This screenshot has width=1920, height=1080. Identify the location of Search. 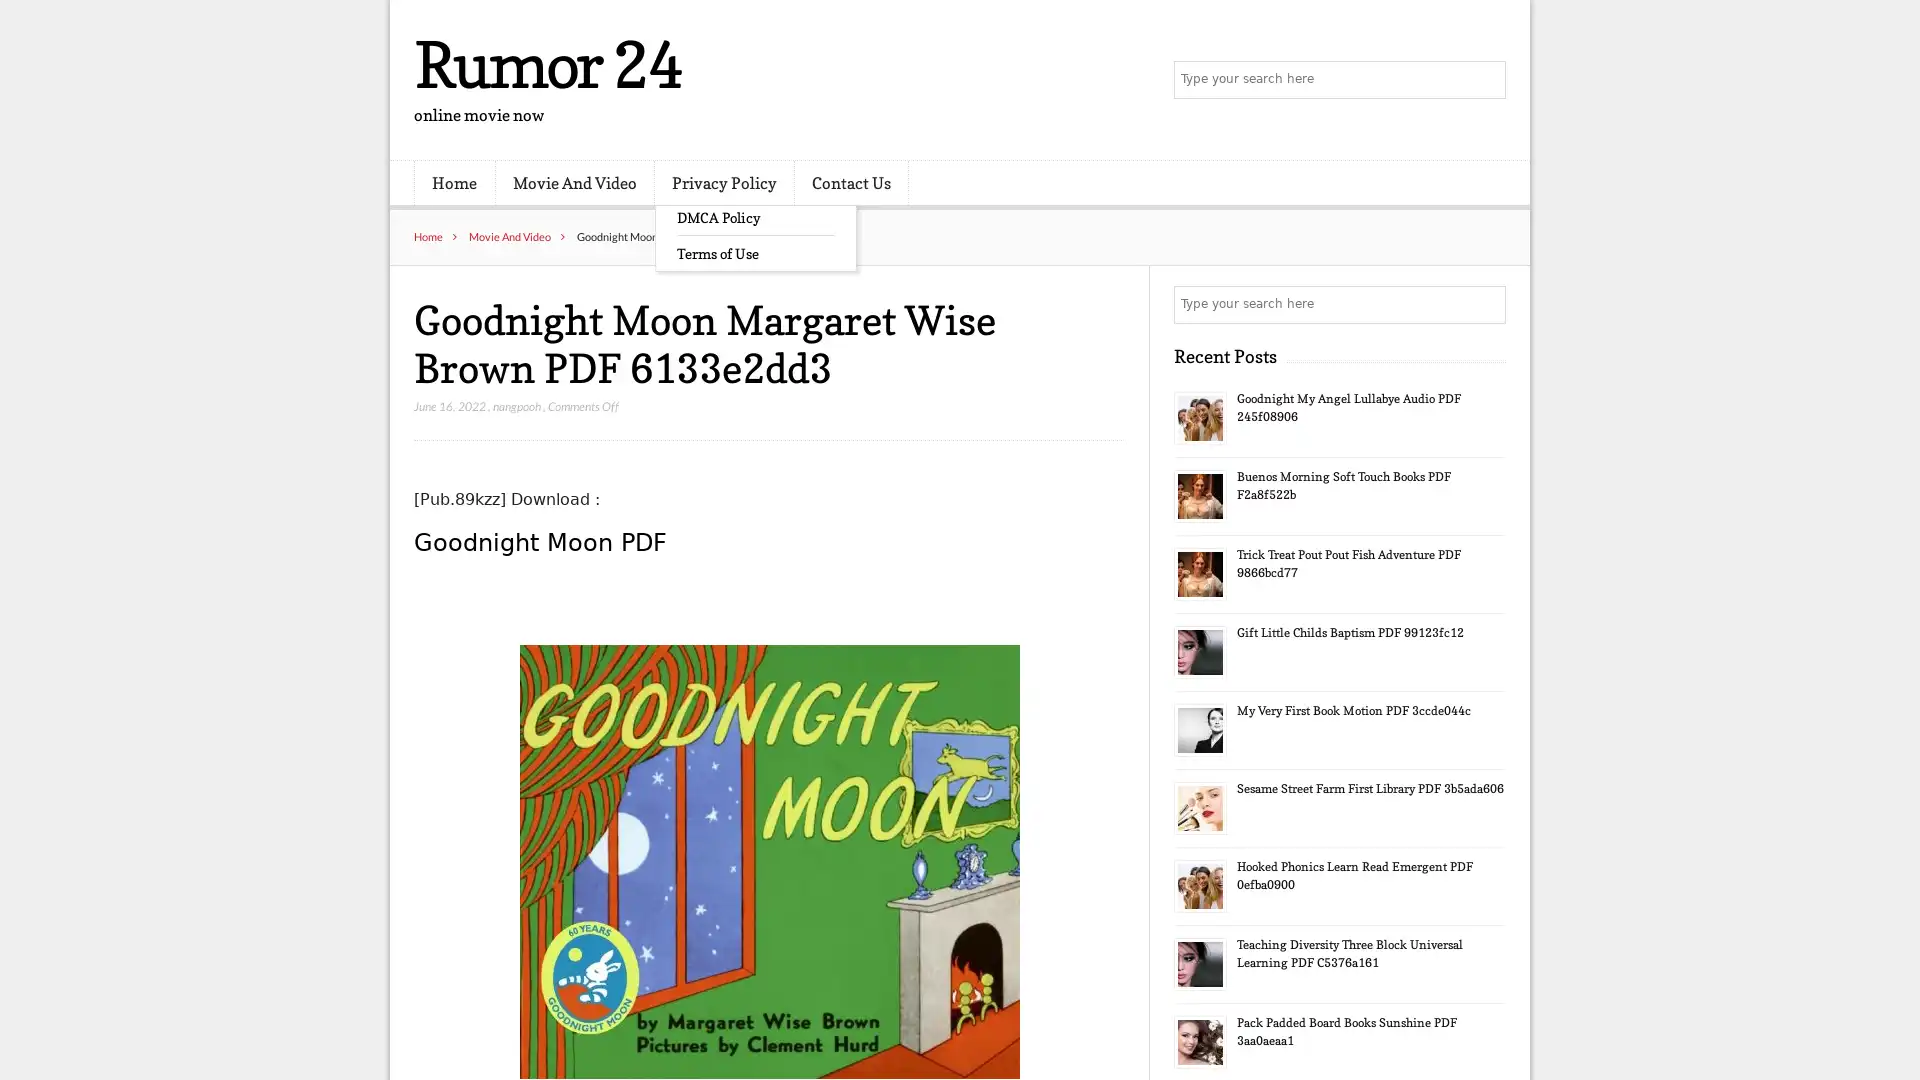
(1485, 80).